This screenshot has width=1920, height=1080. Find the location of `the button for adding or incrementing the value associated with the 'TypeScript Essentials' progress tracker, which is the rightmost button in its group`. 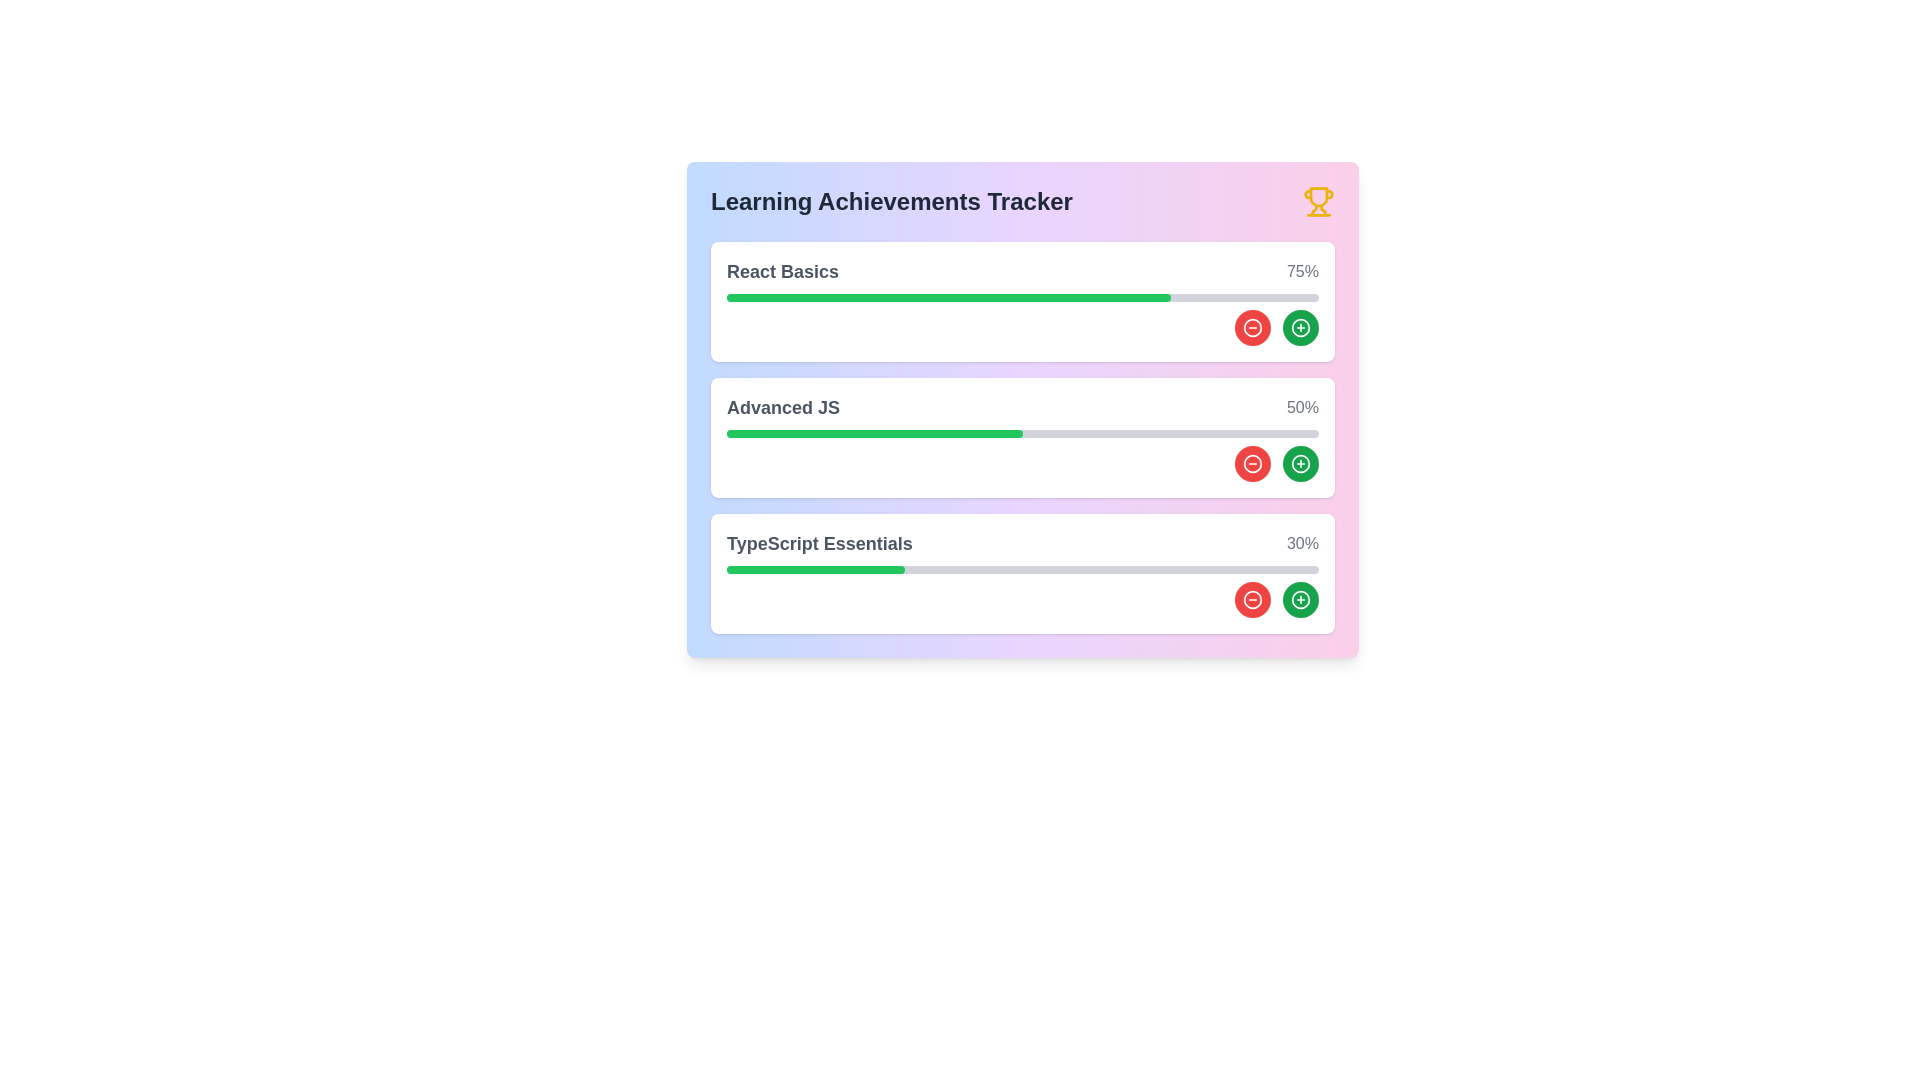

the button for adding or incrementing the value associated with the 'TypeScript Essentials' progress tracker, which is the rightmost button in its group is located at coordinates (1300, 599).